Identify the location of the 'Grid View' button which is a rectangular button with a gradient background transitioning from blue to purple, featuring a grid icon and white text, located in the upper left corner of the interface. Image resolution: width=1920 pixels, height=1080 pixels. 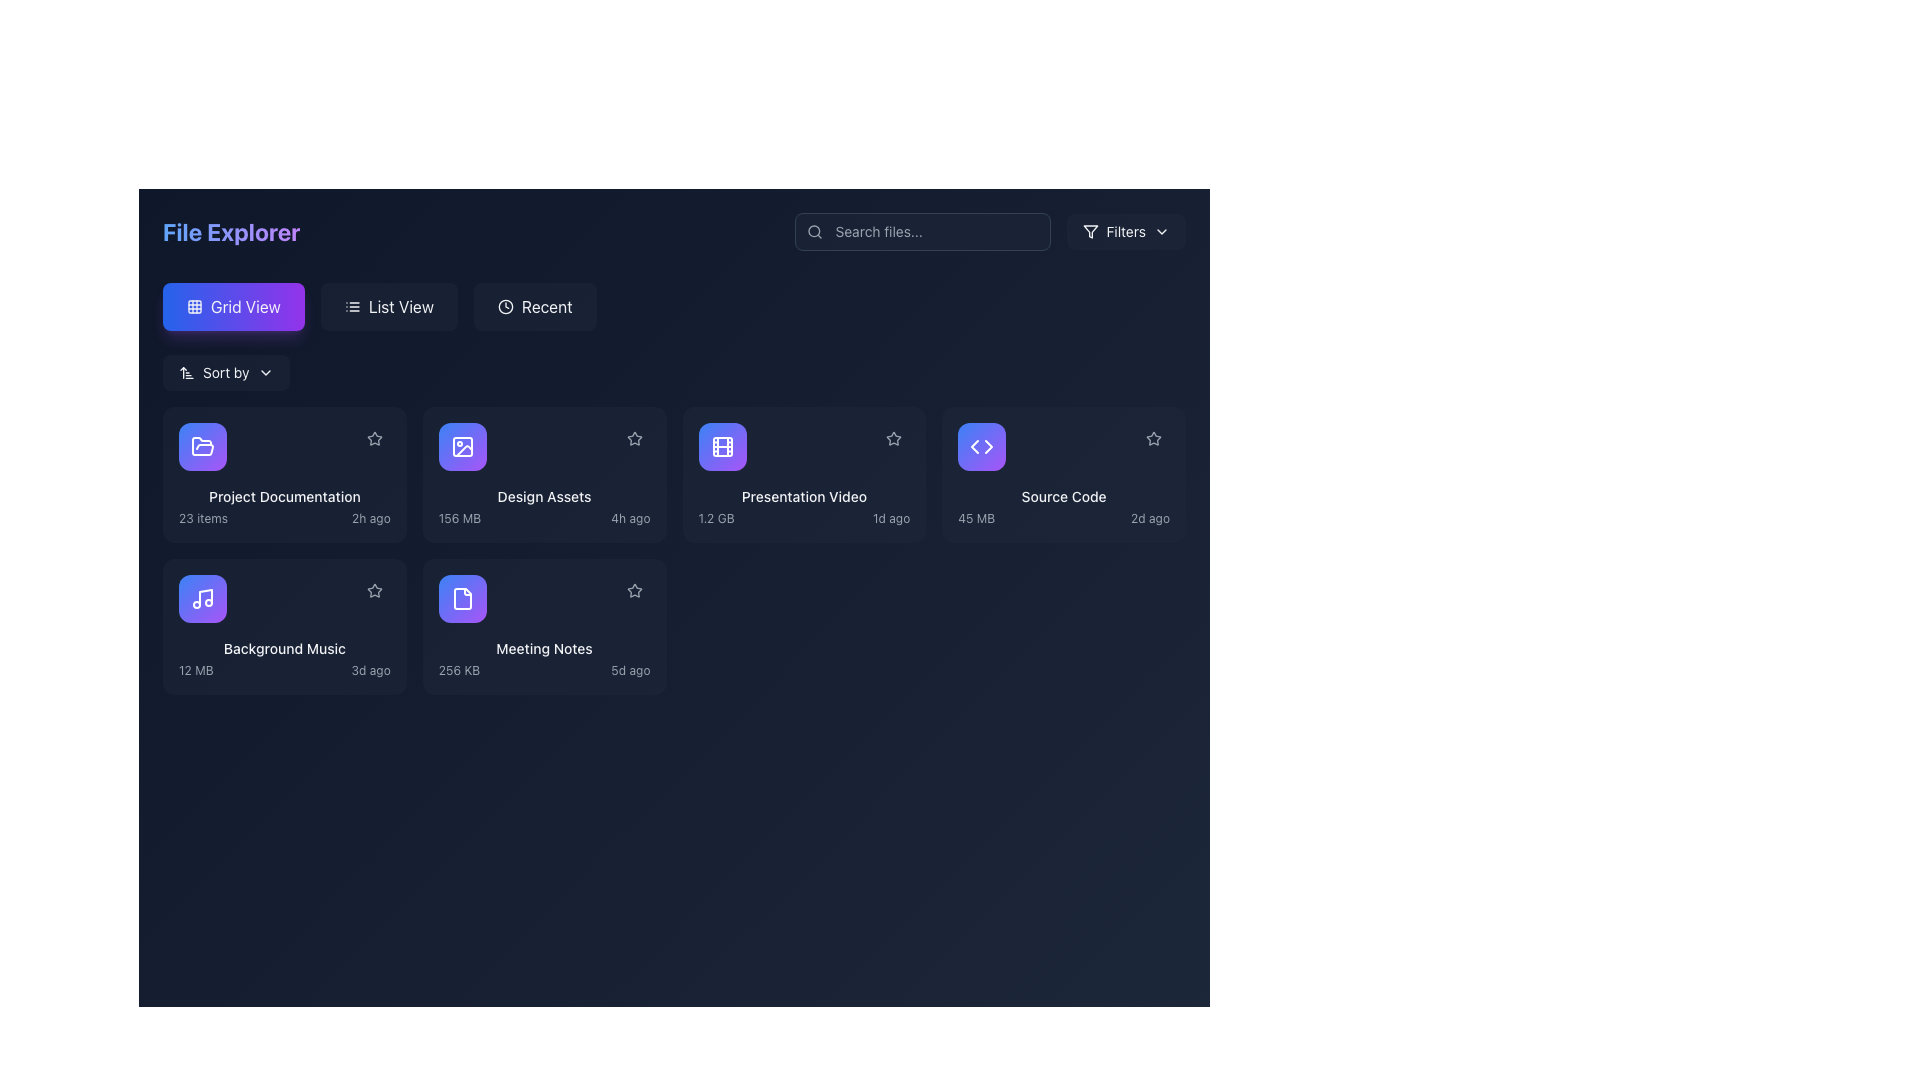
(233, 307).